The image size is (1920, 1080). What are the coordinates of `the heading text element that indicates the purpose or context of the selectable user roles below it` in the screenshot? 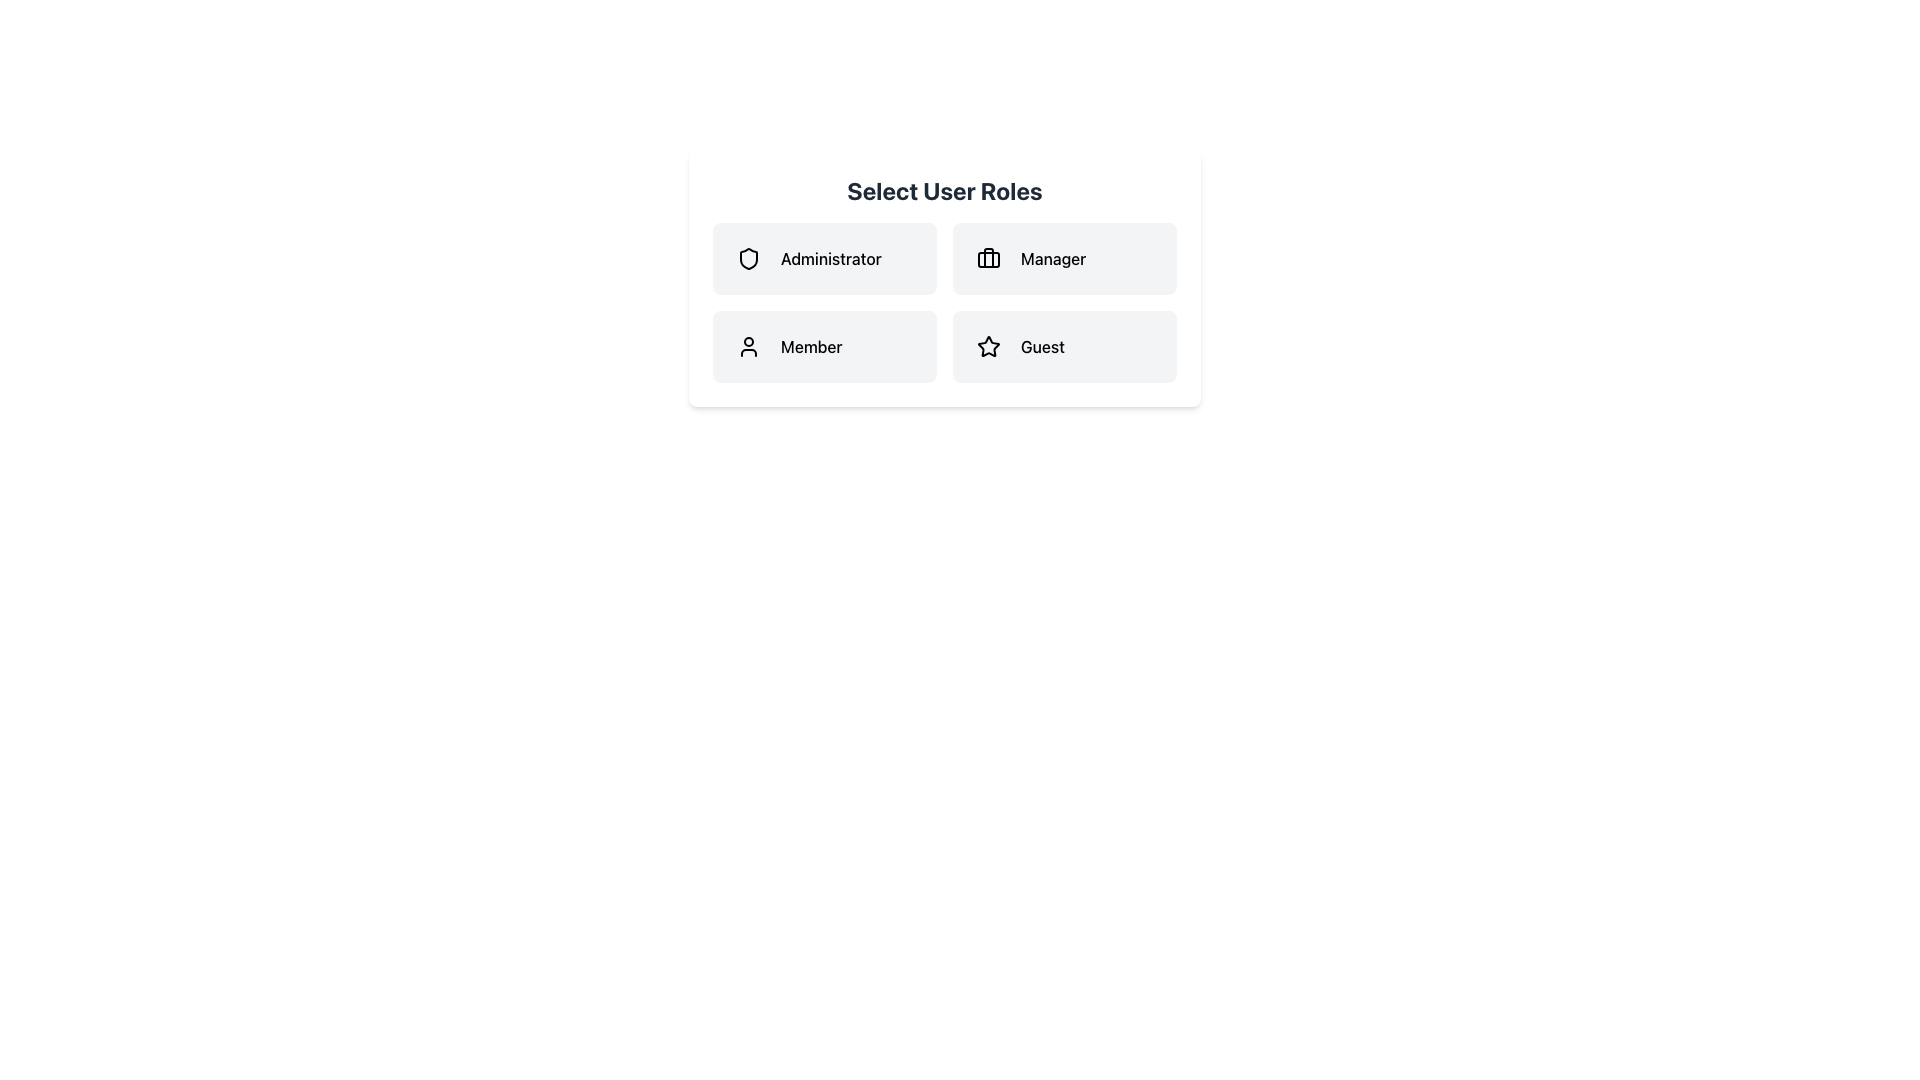 It's located at (944, 191).